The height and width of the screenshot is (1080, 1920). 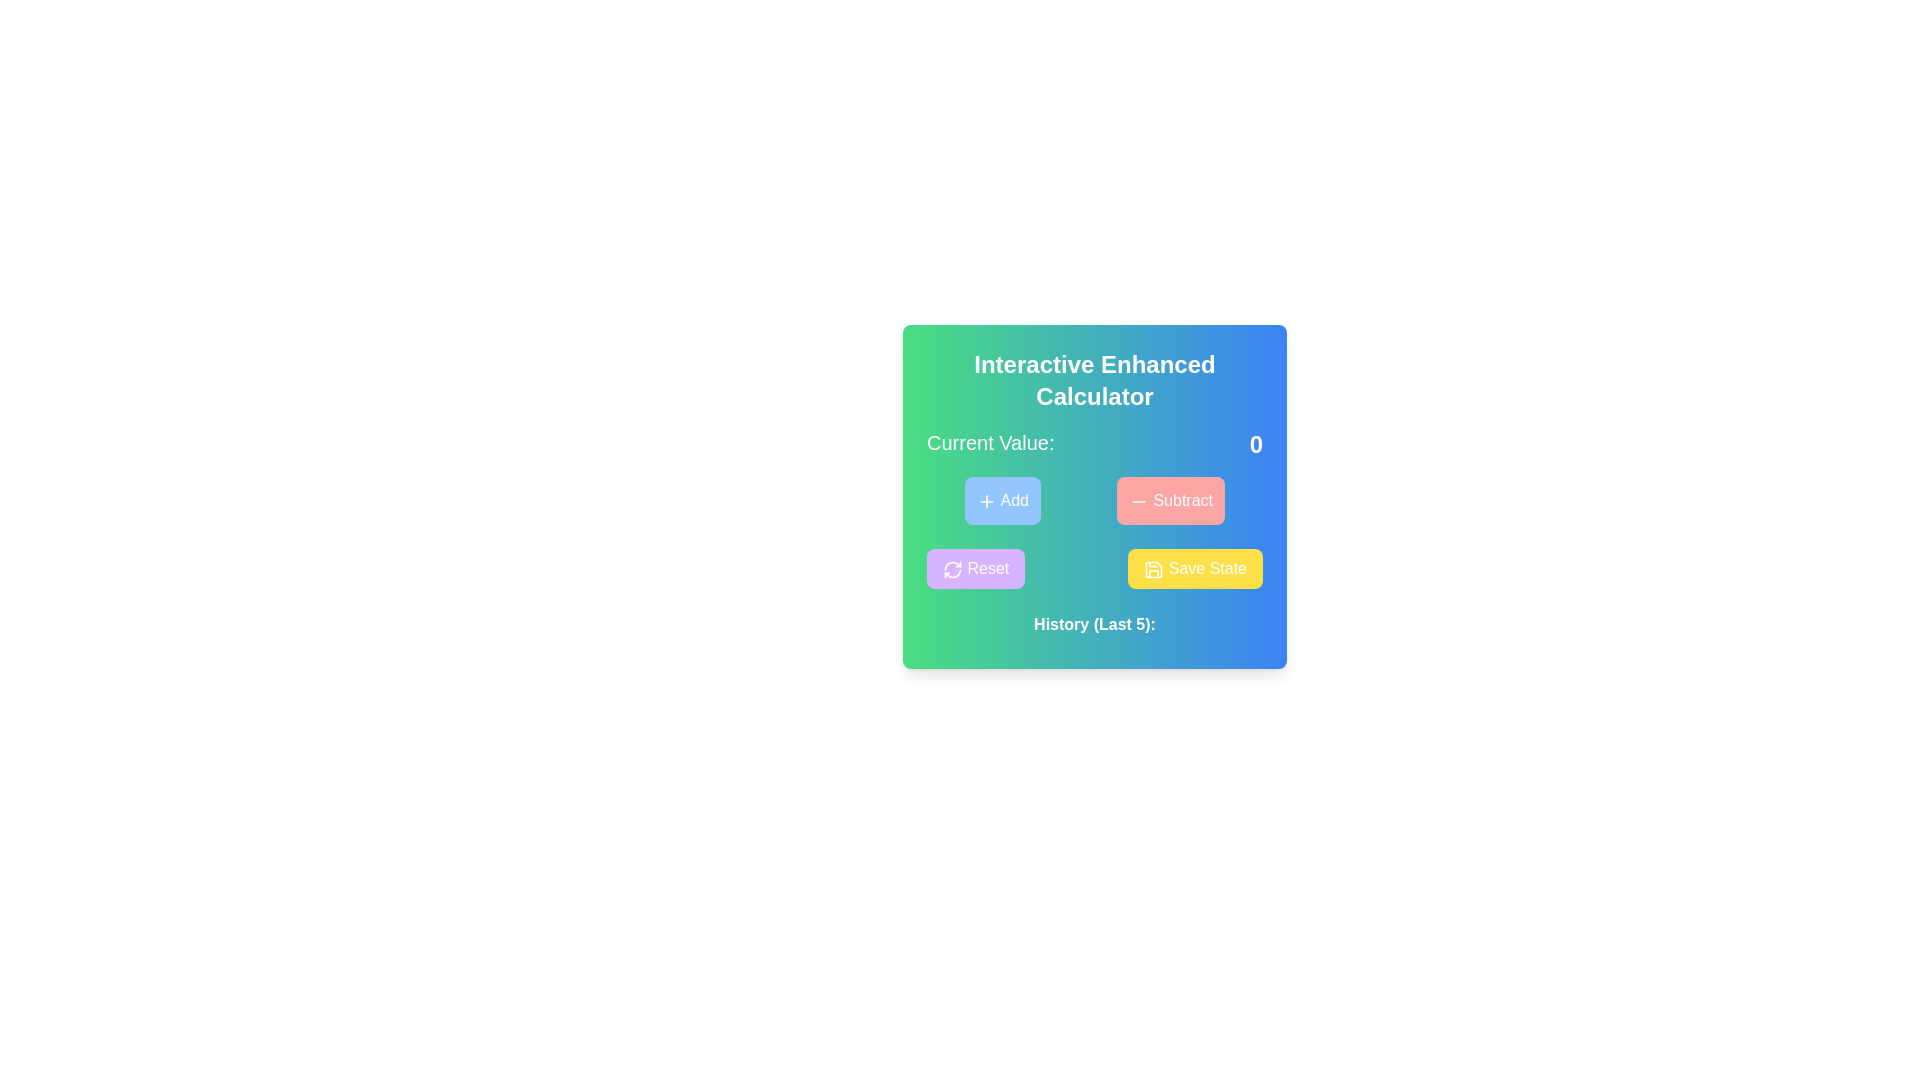 I want to click on the plus icon within the 'Add' button, which is styled with a thin, rounded stroke and a transparent fill, located in the middle-left section of the calculator interface, so click(x=987, y=500).